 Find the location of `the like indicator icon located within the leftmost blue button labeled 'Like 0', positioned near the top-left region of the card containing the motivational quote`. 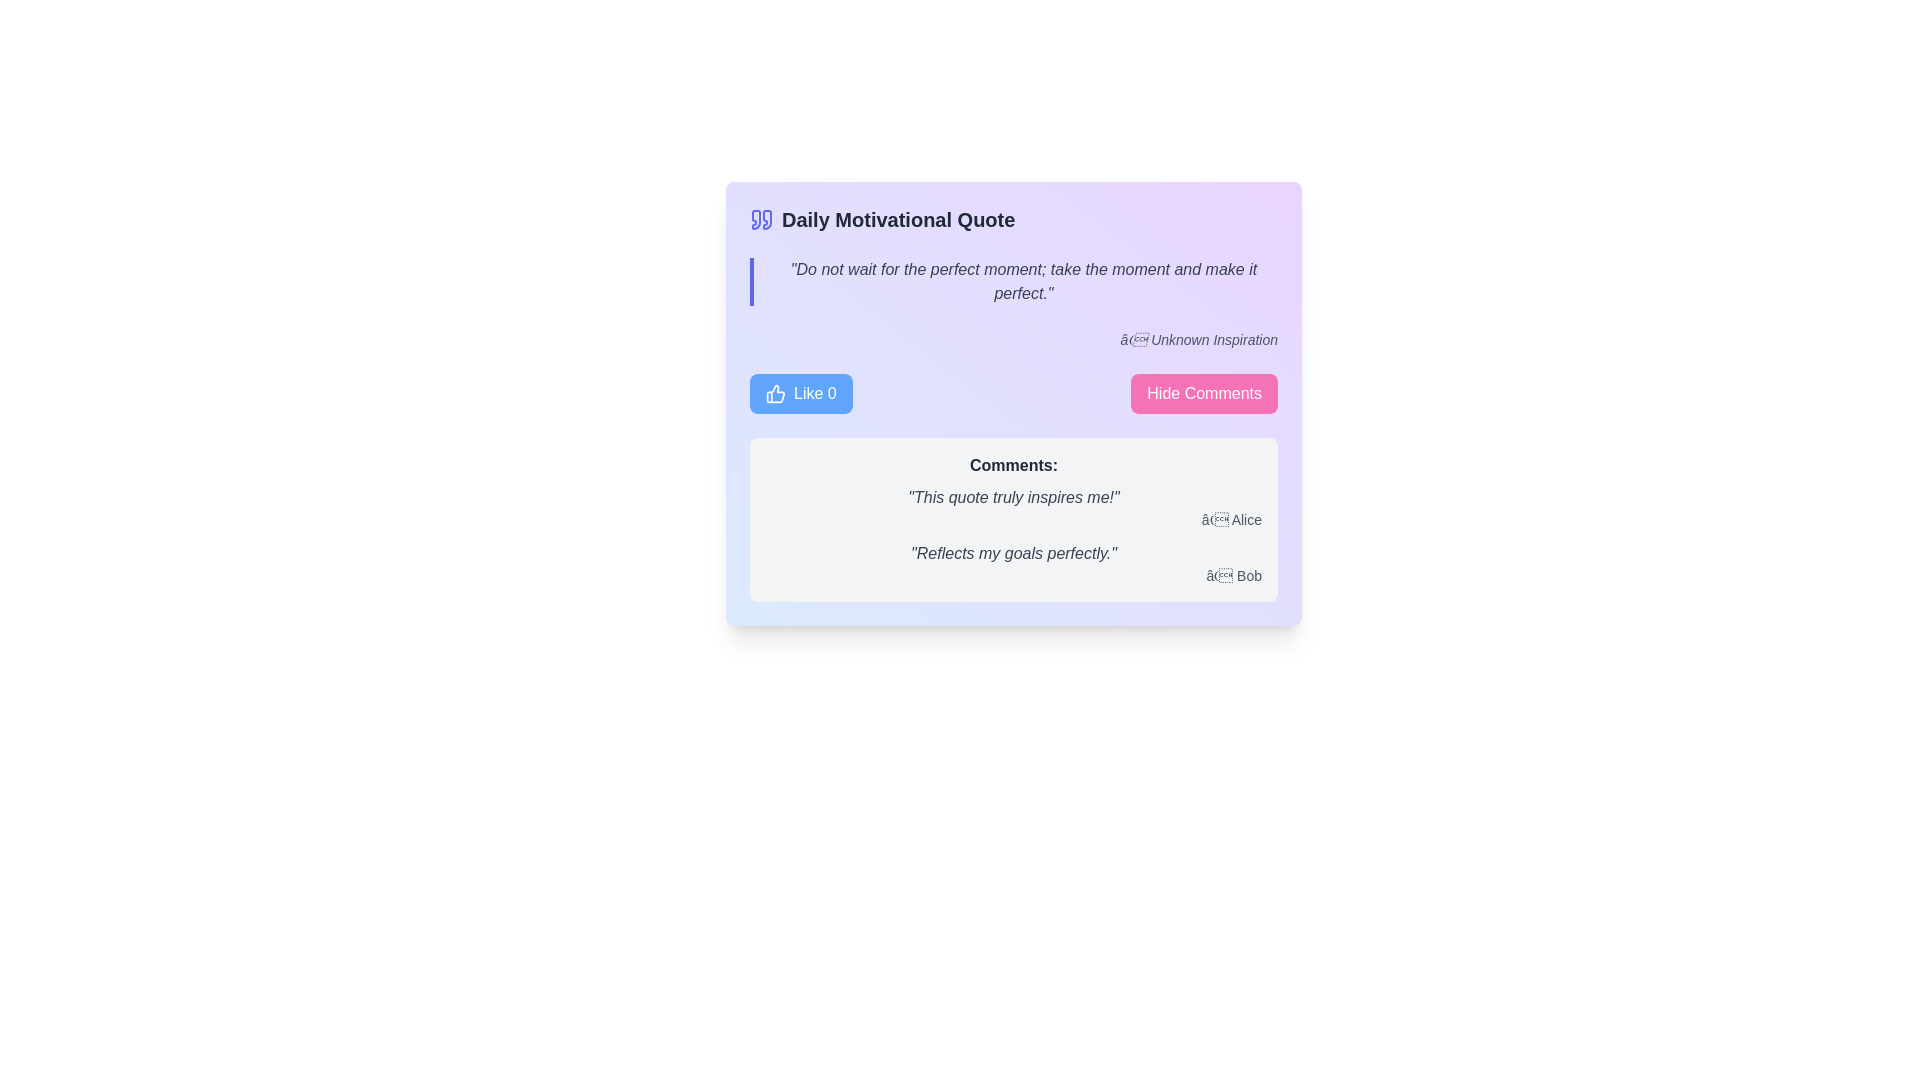

the like indicator icon located within the leftmost blue button labeled 'Like 0', positioned near the top-left region of the card containing the motivational quote is located at coordinates (775, 393).